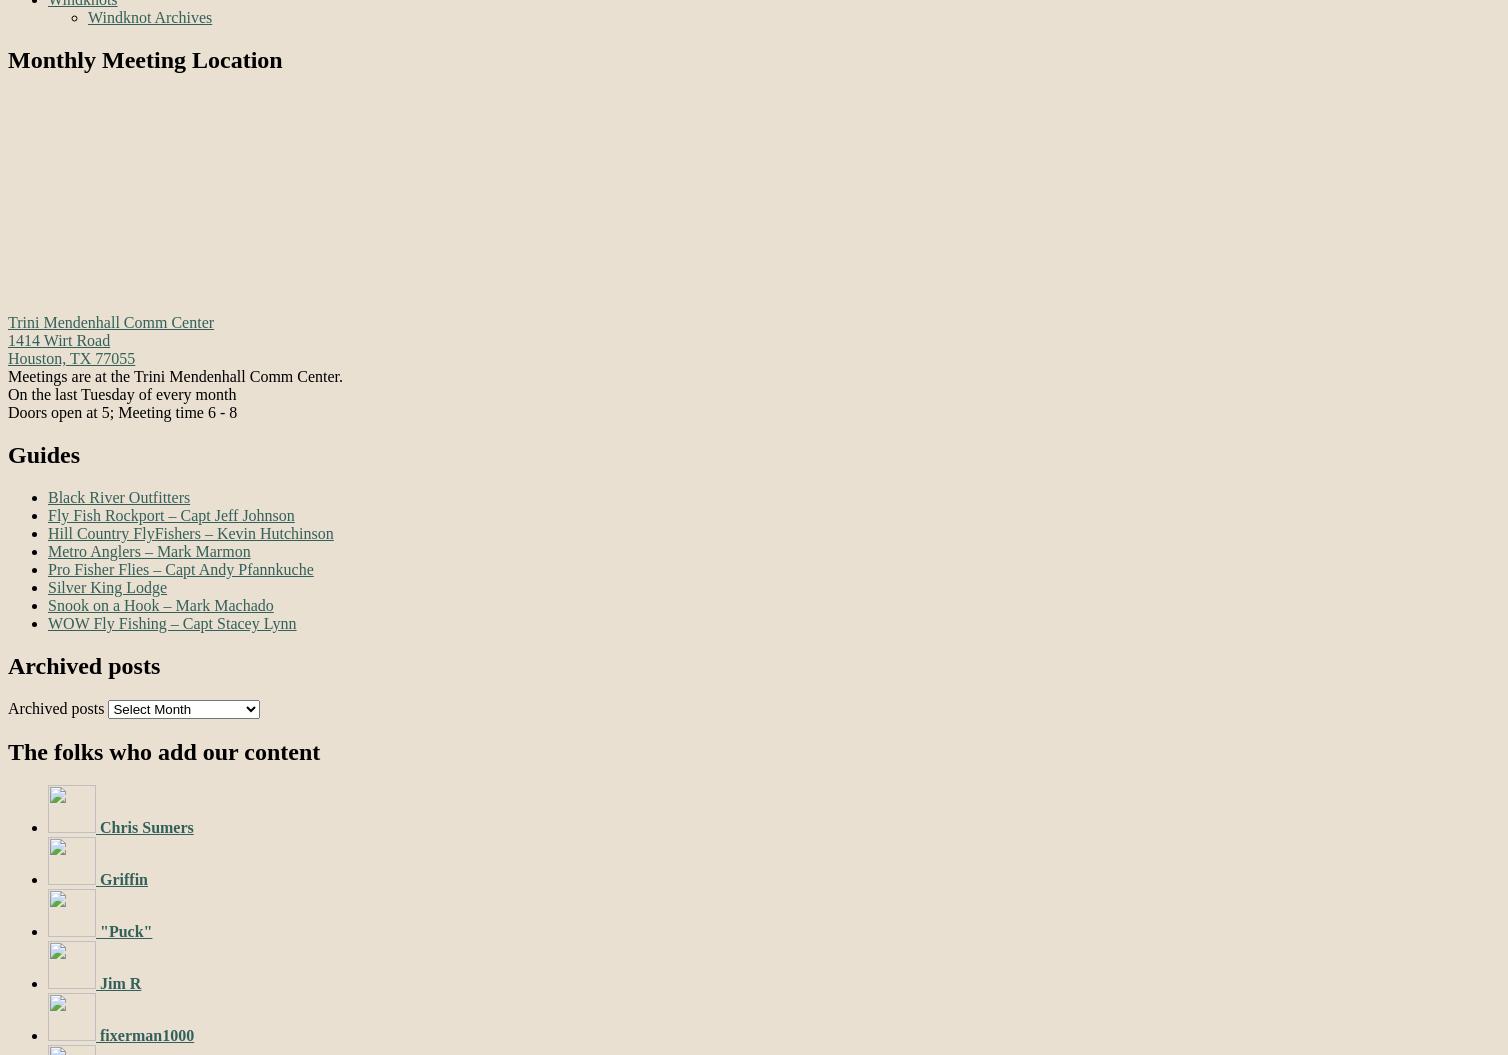  What do you see at coordinates (121, 393) in the screenshot?
I see `'On the last Tuesday of every month'` at bounding box center [121, 393].